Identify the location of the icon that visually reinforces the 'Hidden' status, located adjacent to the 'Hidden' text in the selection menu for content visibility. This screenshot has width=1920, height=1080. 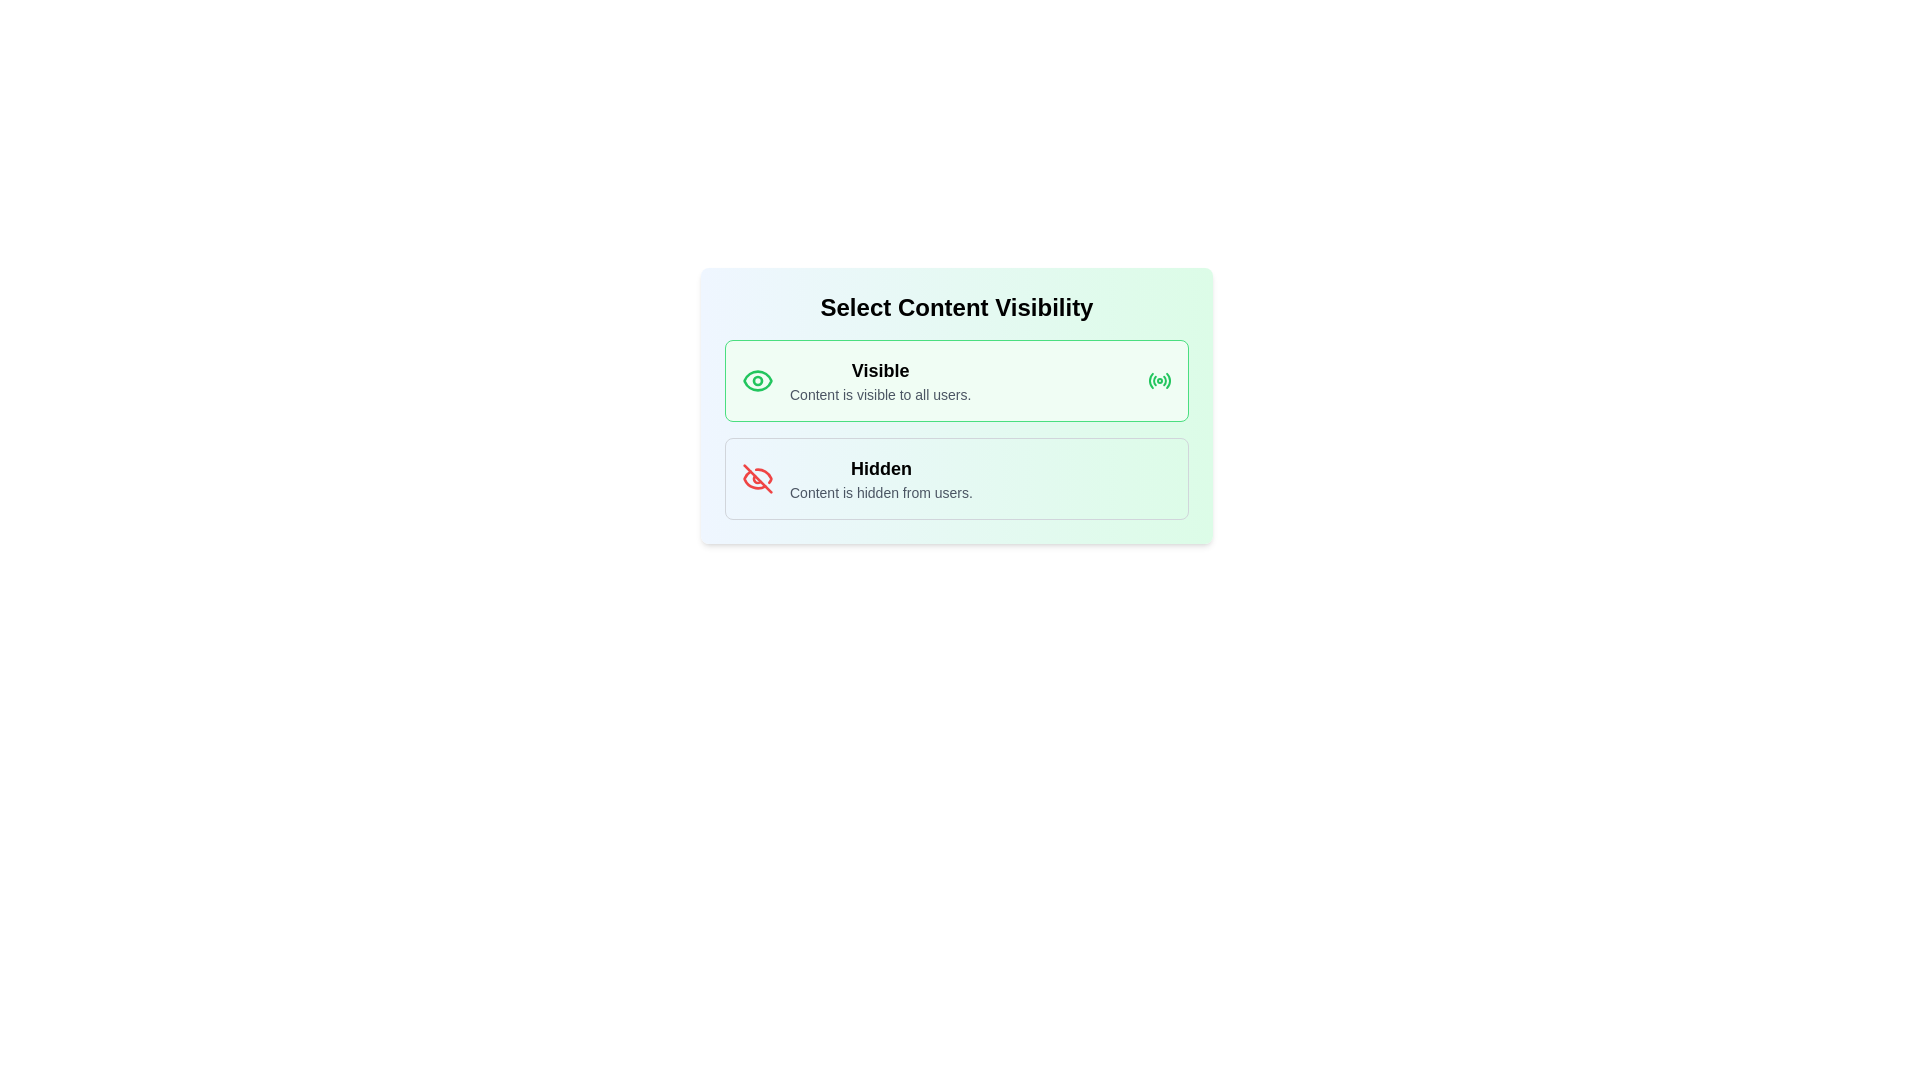
(757, 478).